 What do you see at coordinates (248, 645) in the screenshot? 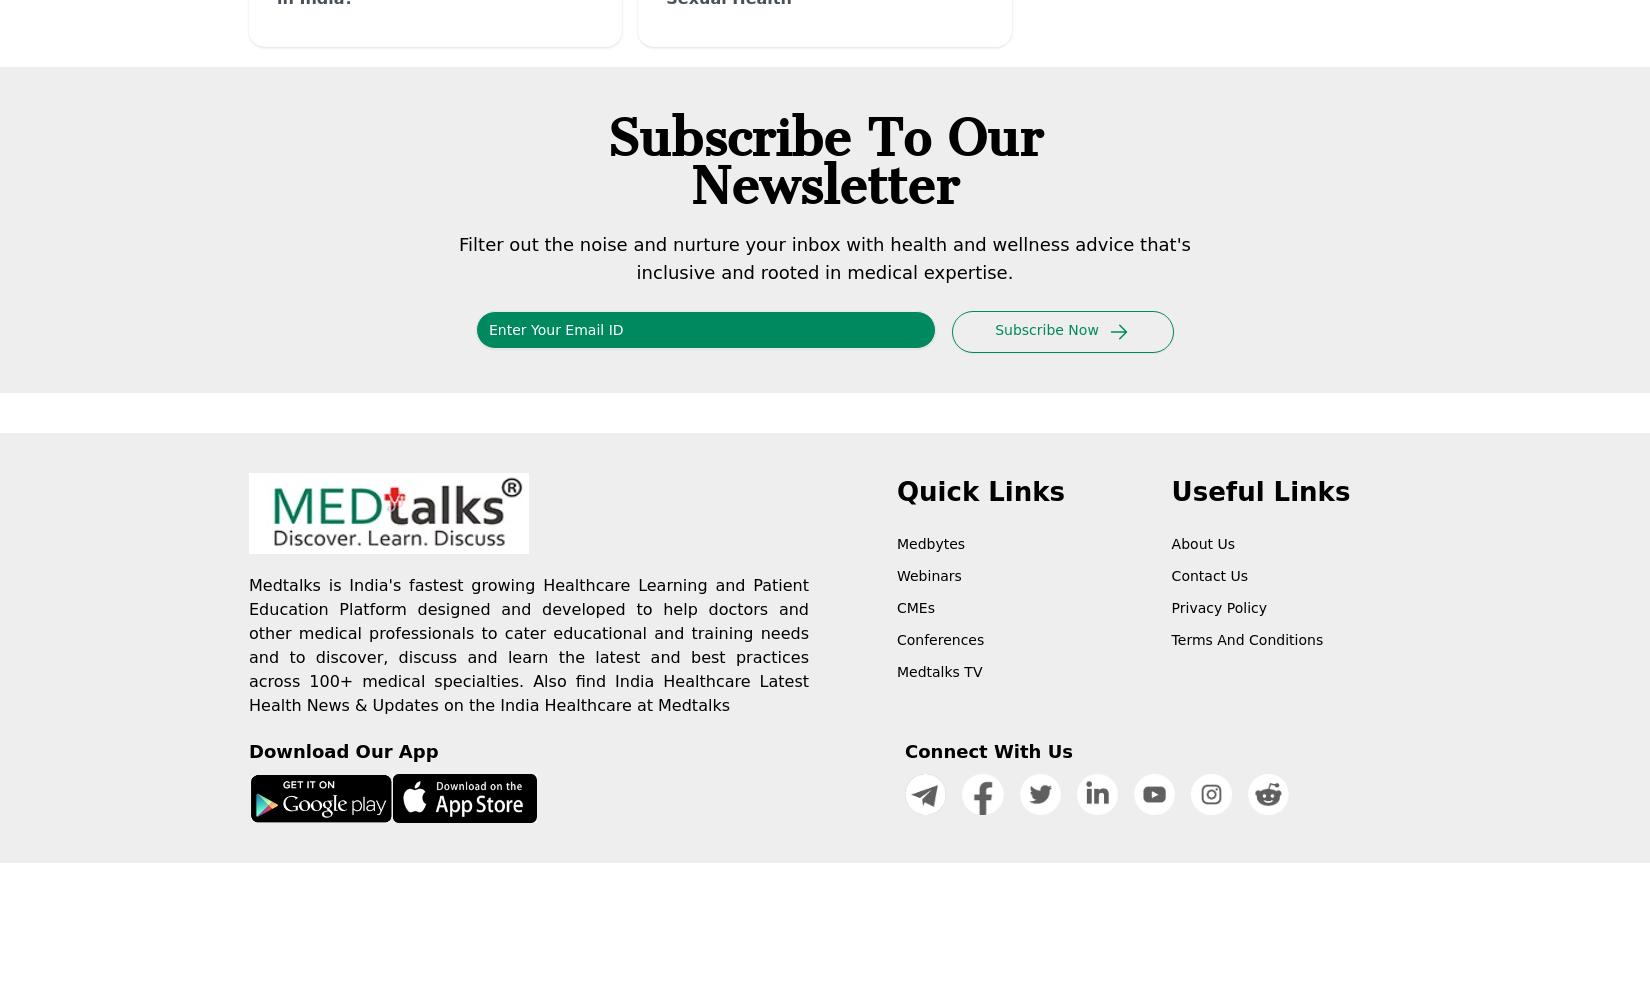
I see `'Medtalks is India's fastest growing Healthcare Learning and Patient Education Platform designed and developed to help doctors and other medical professionals to cater educational and training needs and to discover, discuss and learn the latest and best practices across 100+ medical specialties. Also find India Healthcare Latest Health News & Updates on the India Healthcare at Medtalks'` at bounding box center [248, 645].